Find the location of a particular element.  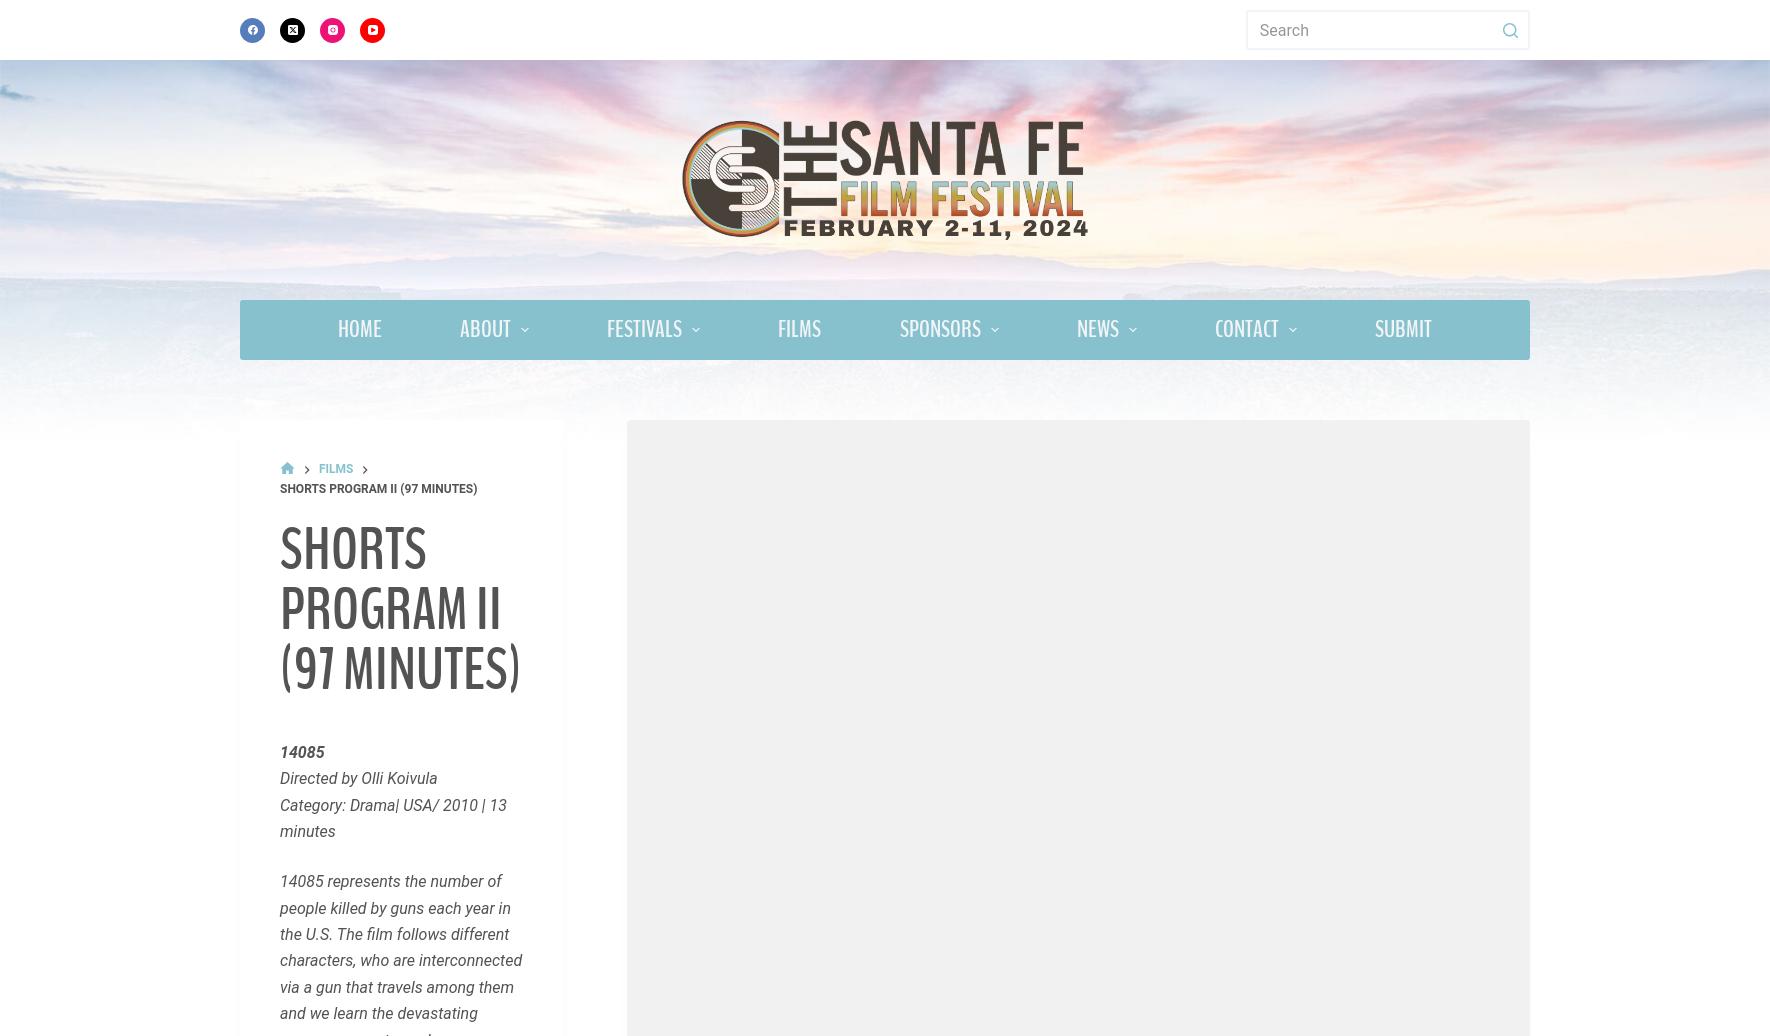

'Required fields are marked' is located at coordinates (354, 935).